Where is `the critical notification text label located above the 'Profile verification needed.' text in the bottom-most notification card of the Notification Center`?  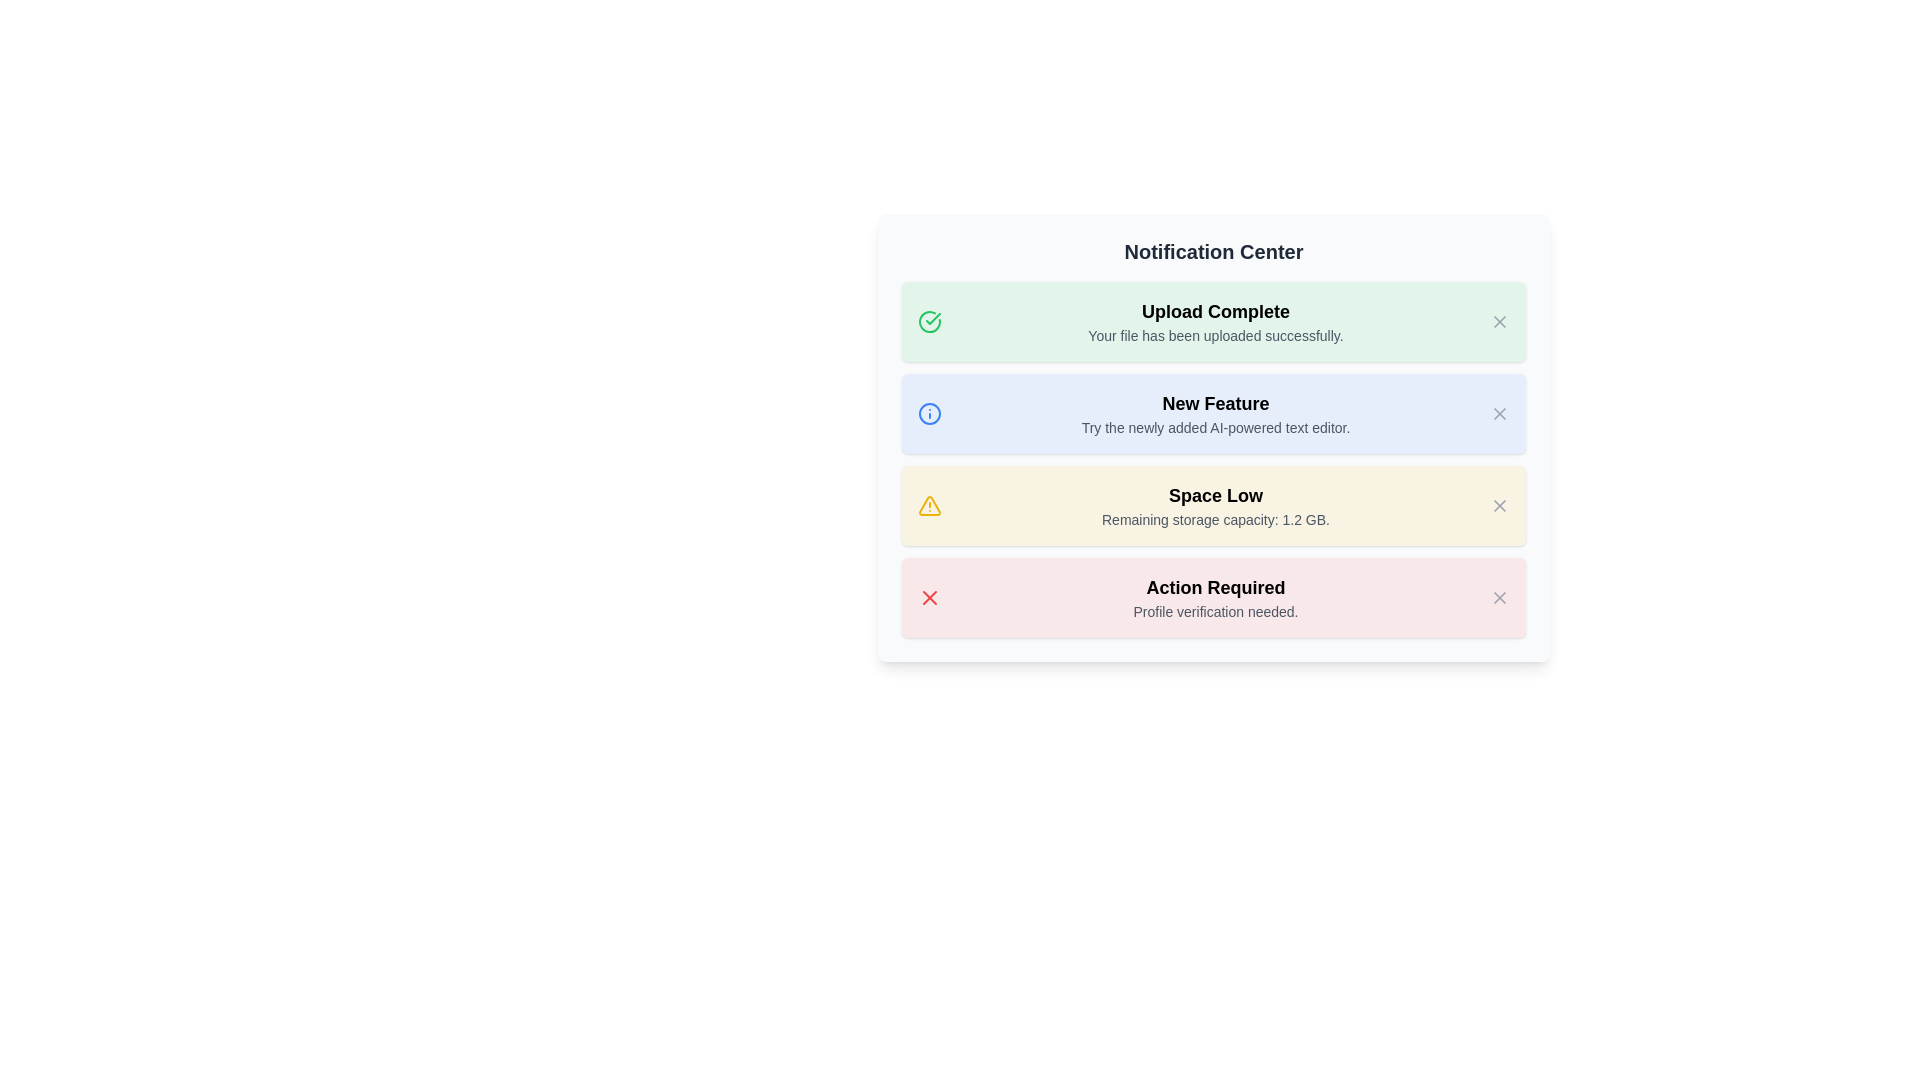 the critical notification text label located above the 'Profile verification needed.' text in the bottom-most notification card of the Notification Center is located at coordinates (1214, 586).